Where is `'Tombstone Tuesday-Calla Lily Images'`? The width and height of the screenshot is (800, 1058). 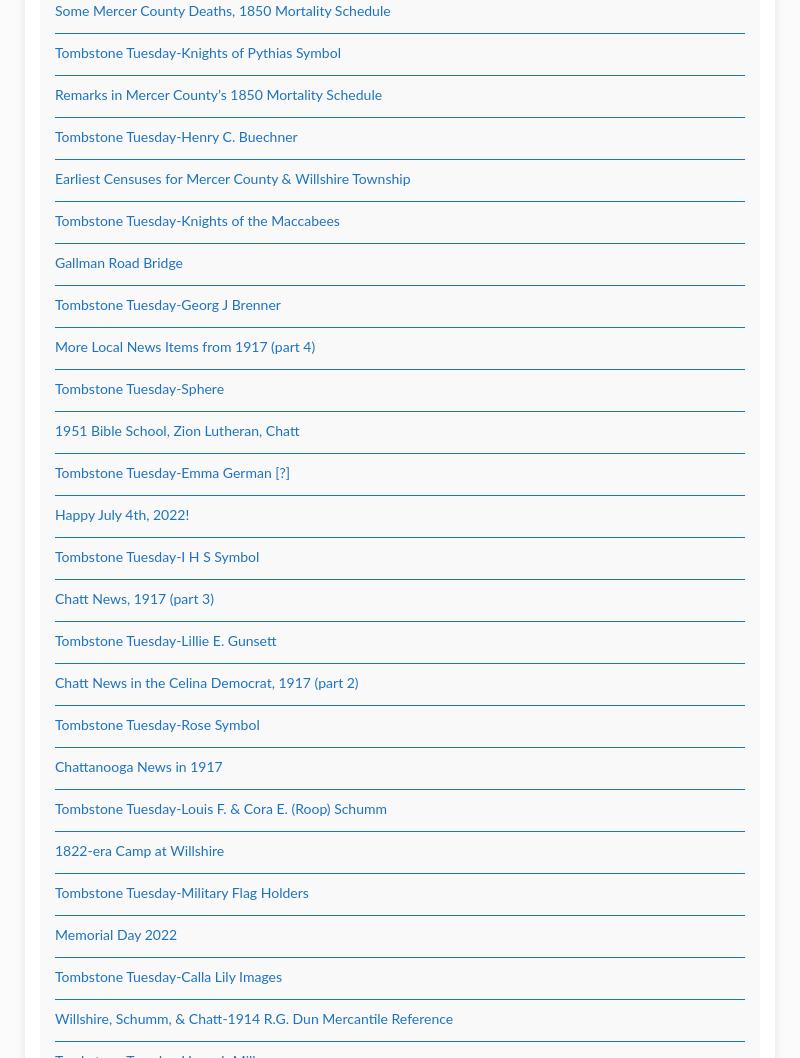
'Tombstone Tuesday-Calla Lily Images' is located at coordinates (167, 977).